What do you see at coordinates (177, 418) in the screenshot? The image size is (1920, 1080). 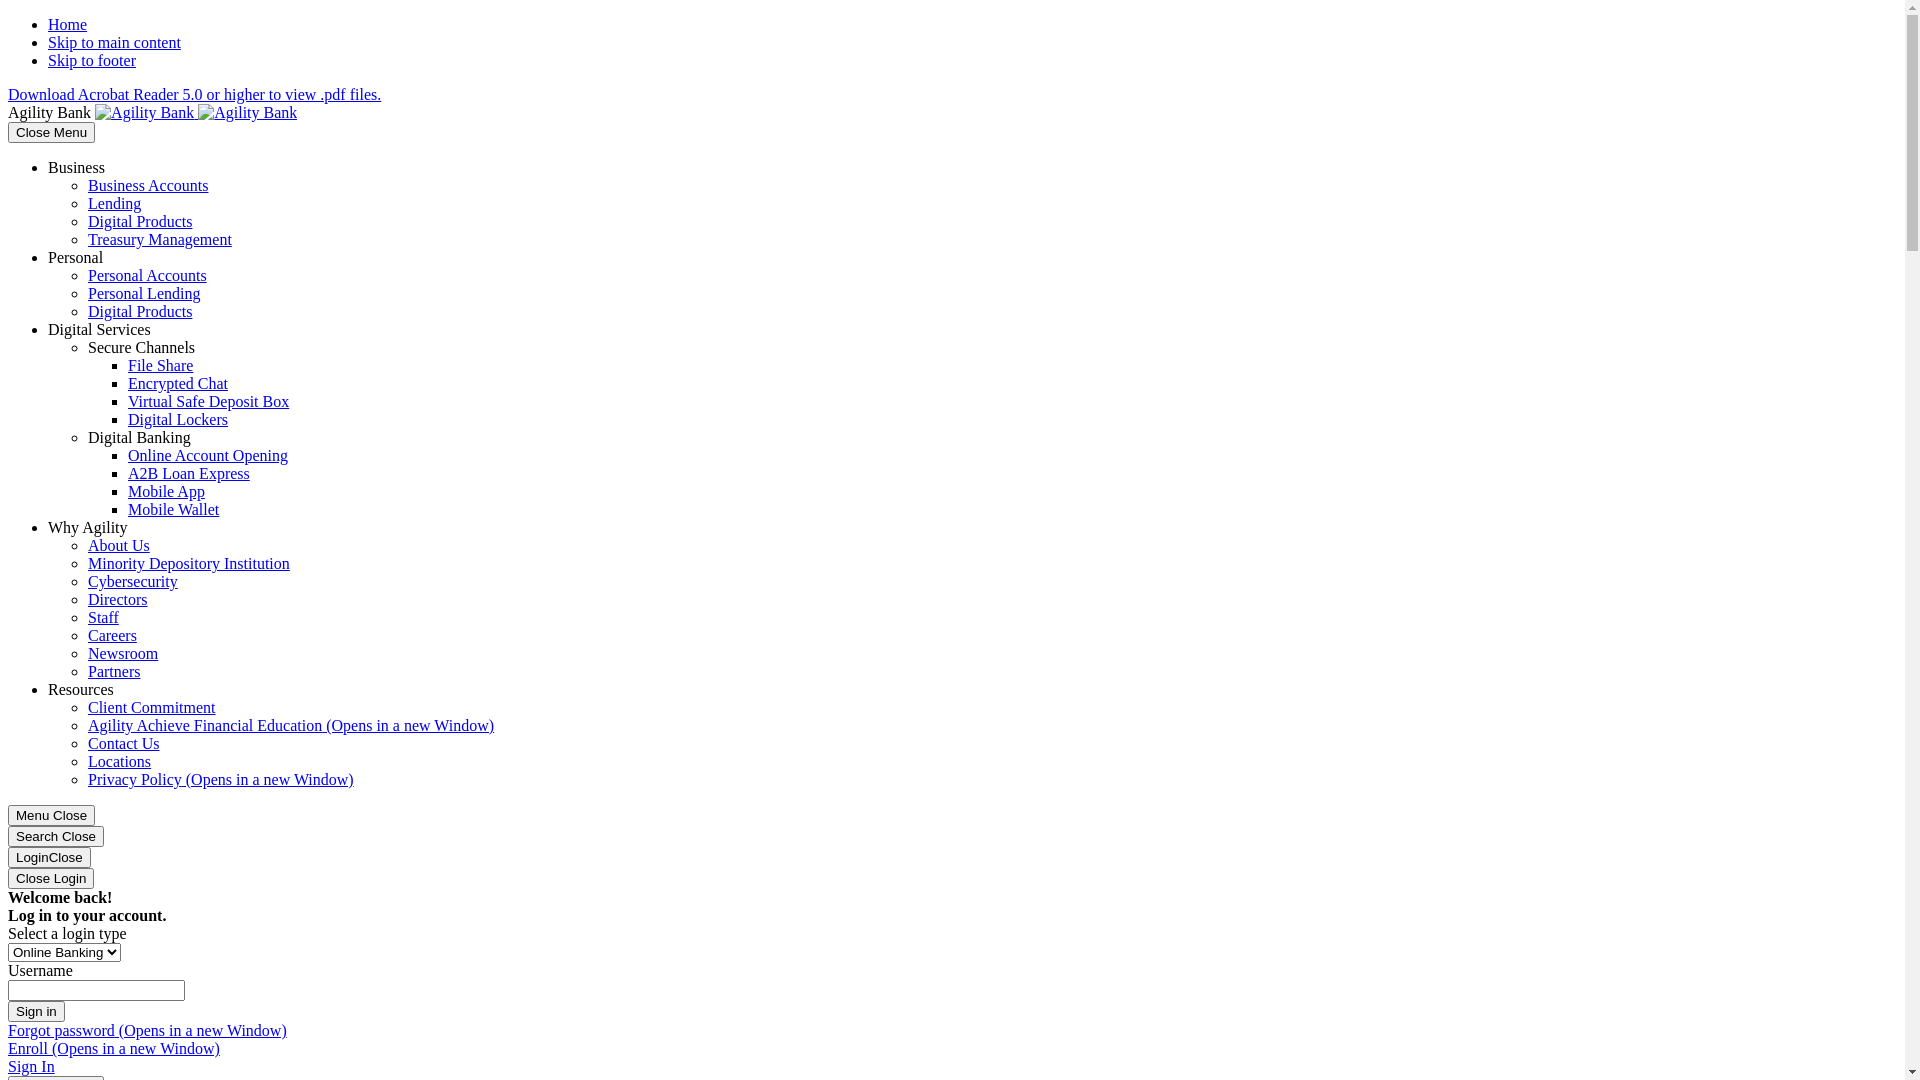 I see `'Digital Lockers'` at bounding box center [177, 418].